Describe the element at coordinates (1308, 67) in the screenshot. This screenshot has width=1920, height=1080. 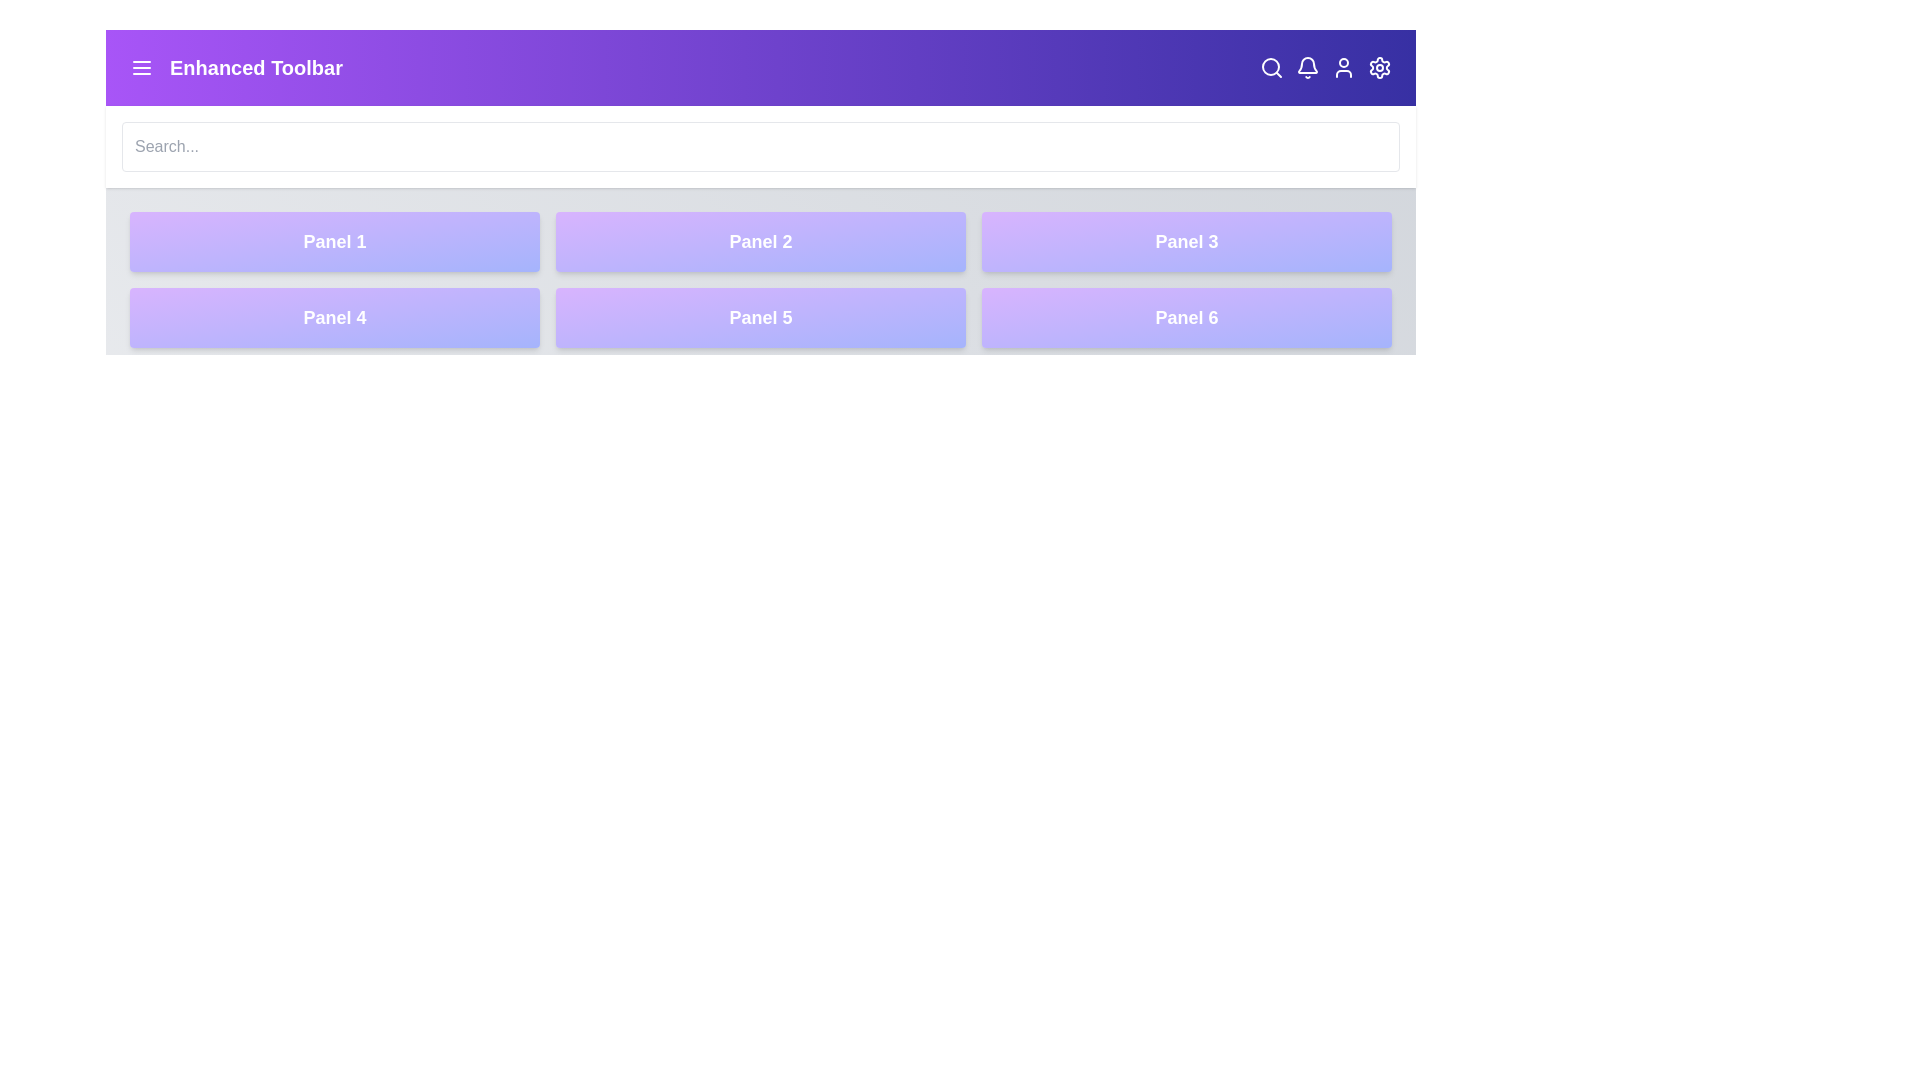
I see `the bell icon to open the notification menu` at that location.